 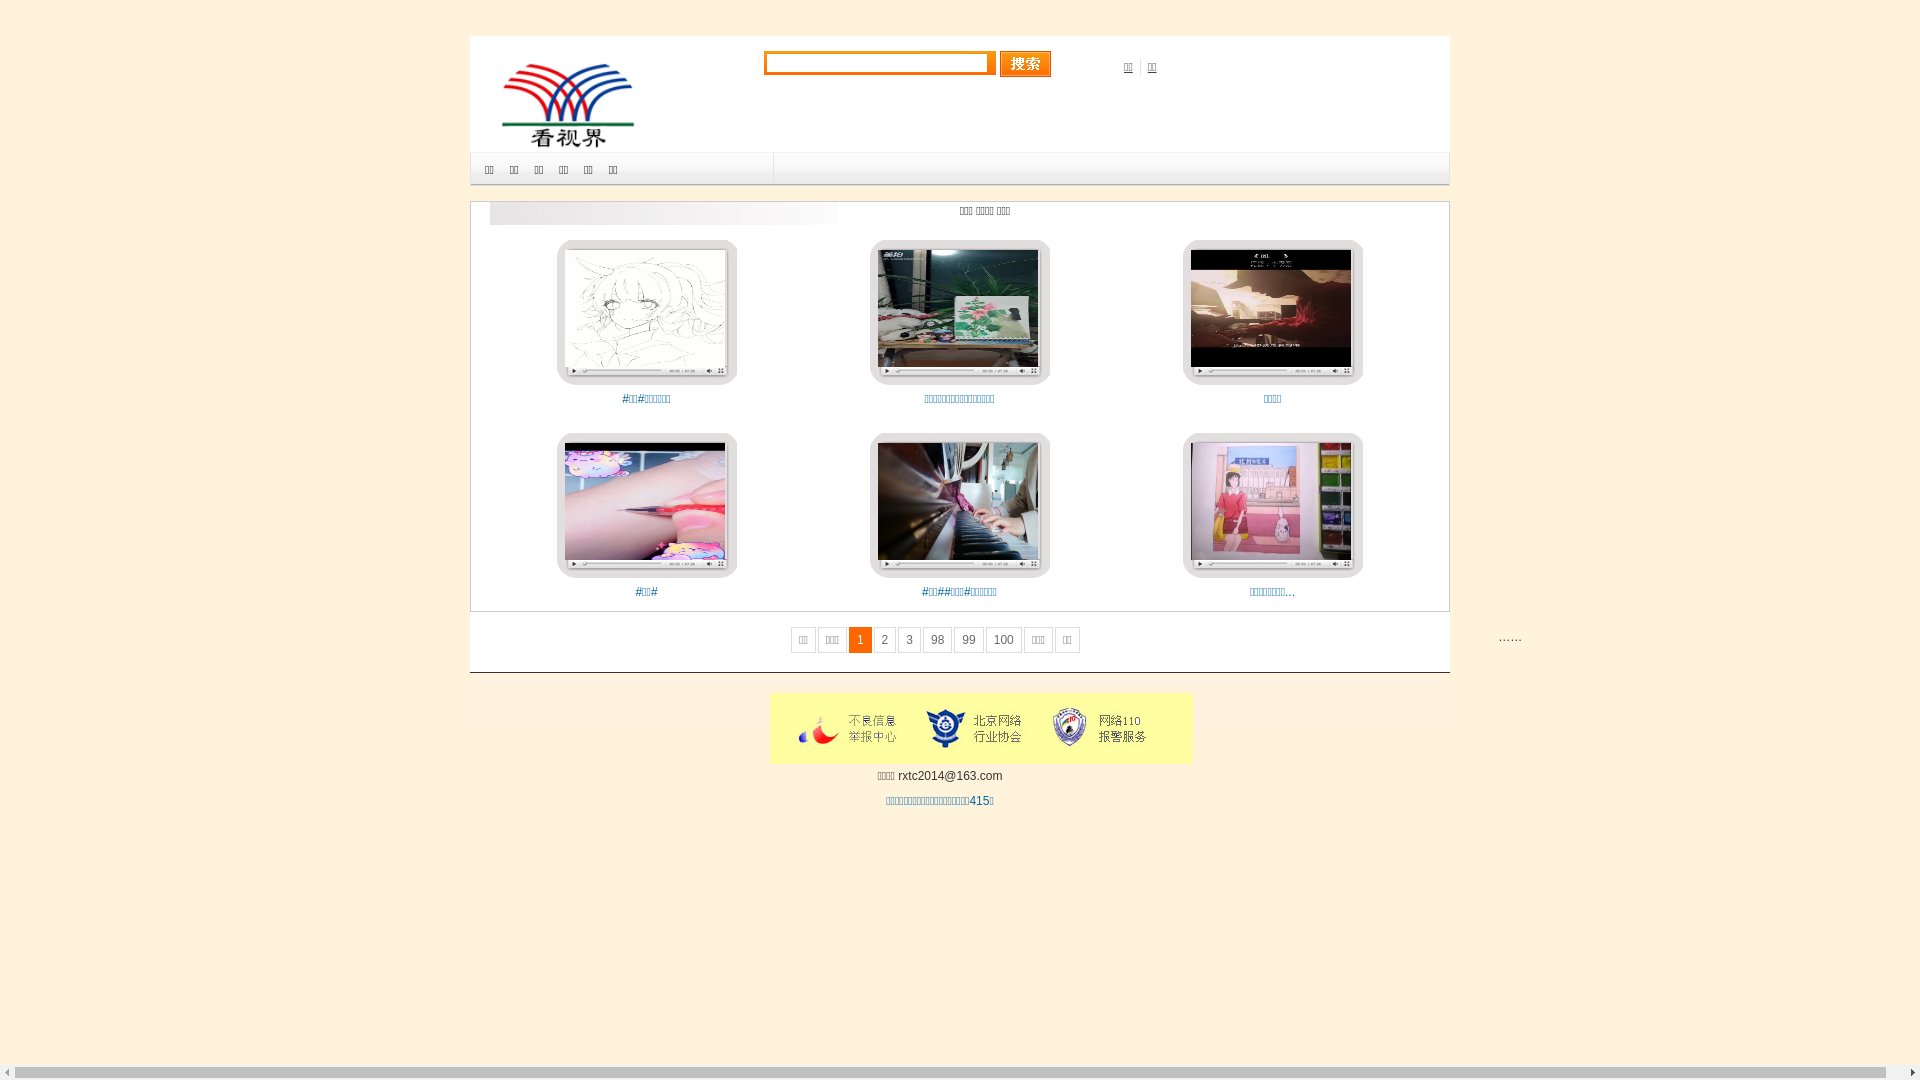 What do you see at coordinates (884, 640) in the screenshot?
I see `'2'` at bounding box center [884, 640].